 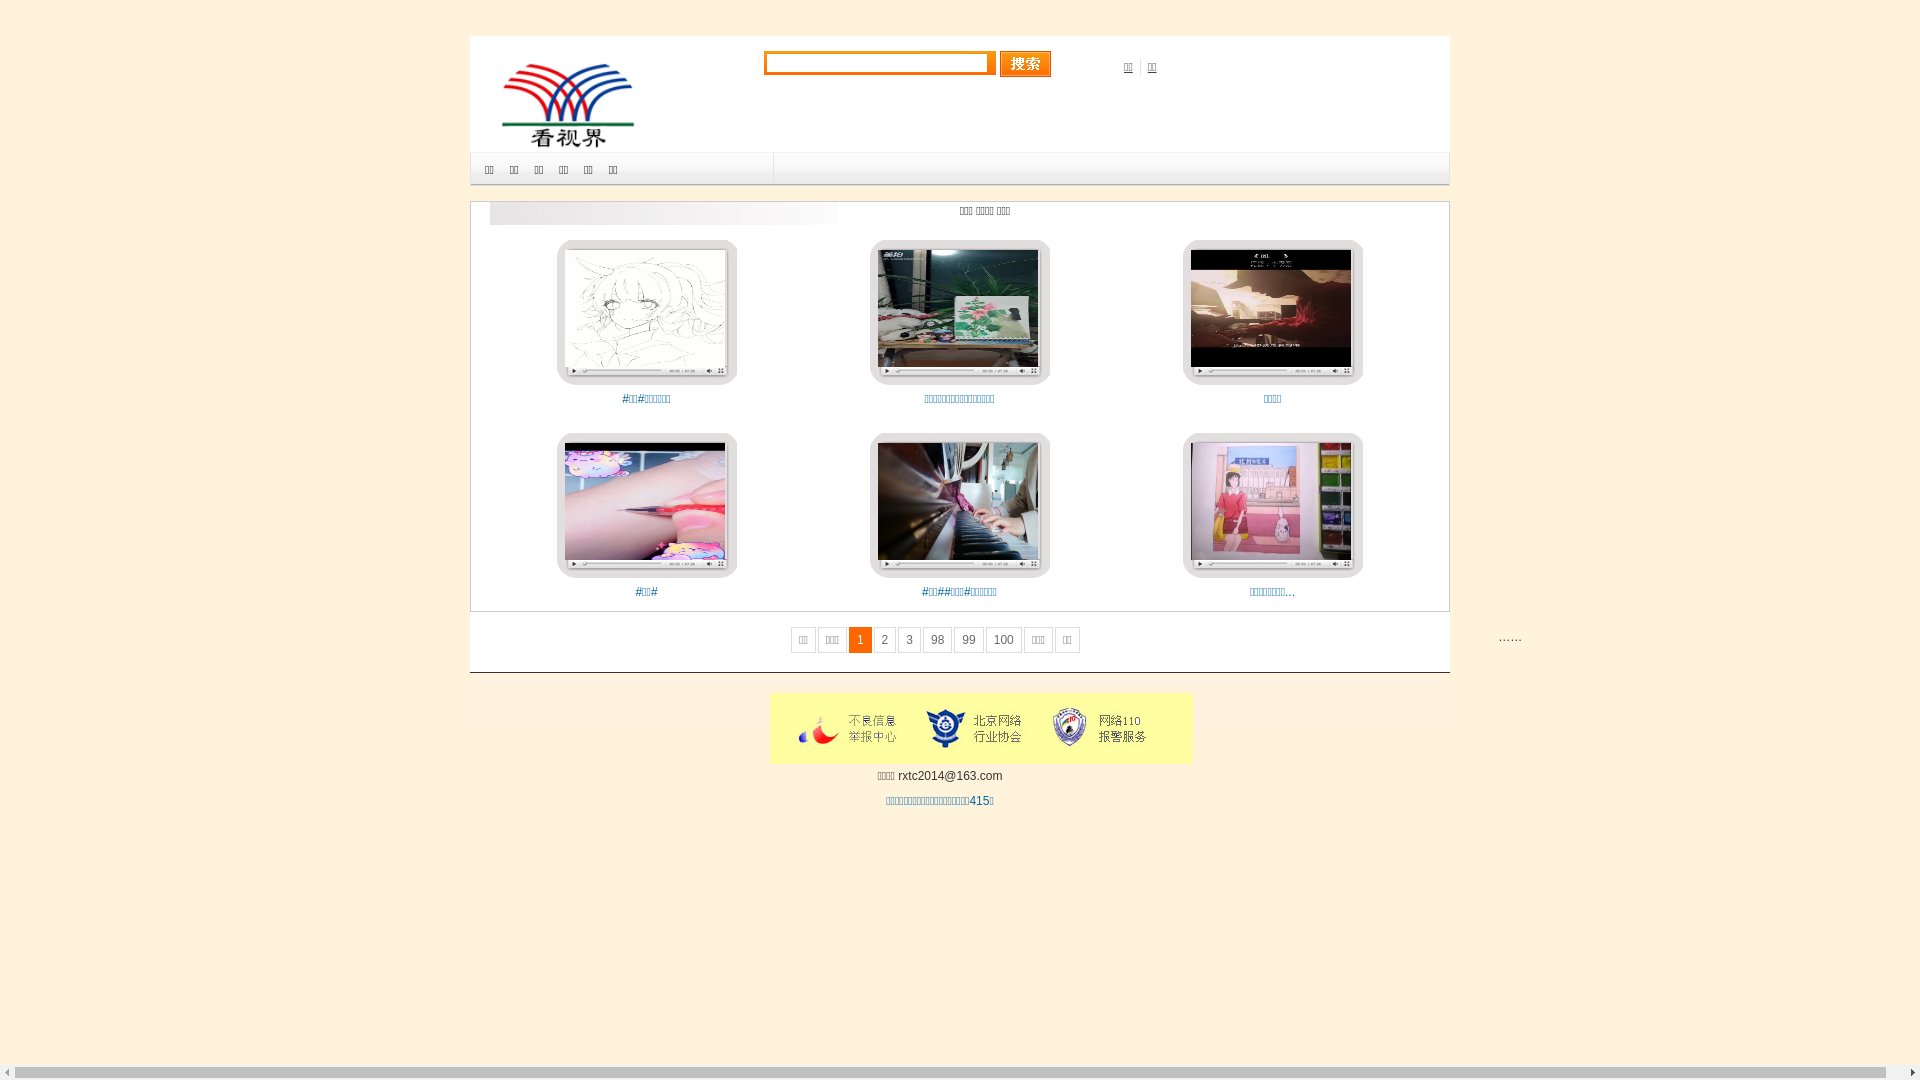 What do you see at coordinates (884, 640) in the screenshot?
I see `'2'` at bounding box center [884, 640].